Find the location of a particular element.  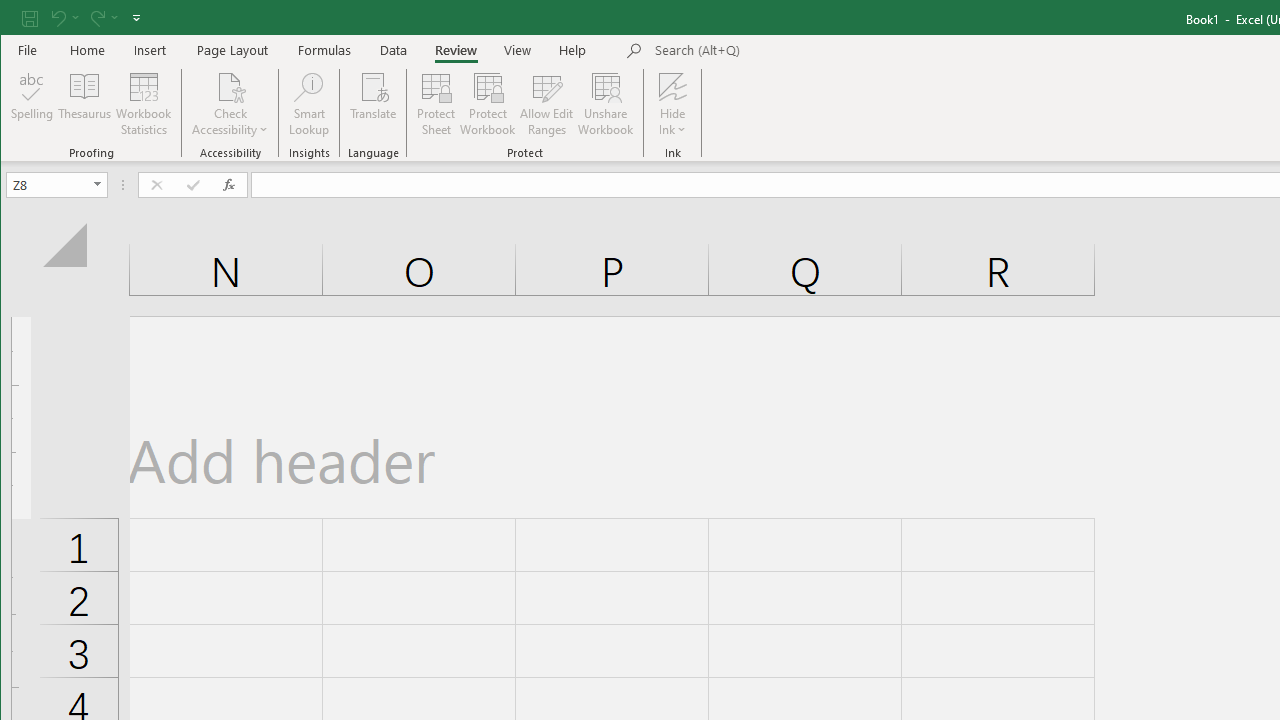

'Translate' is located at coordinates (373, 104).